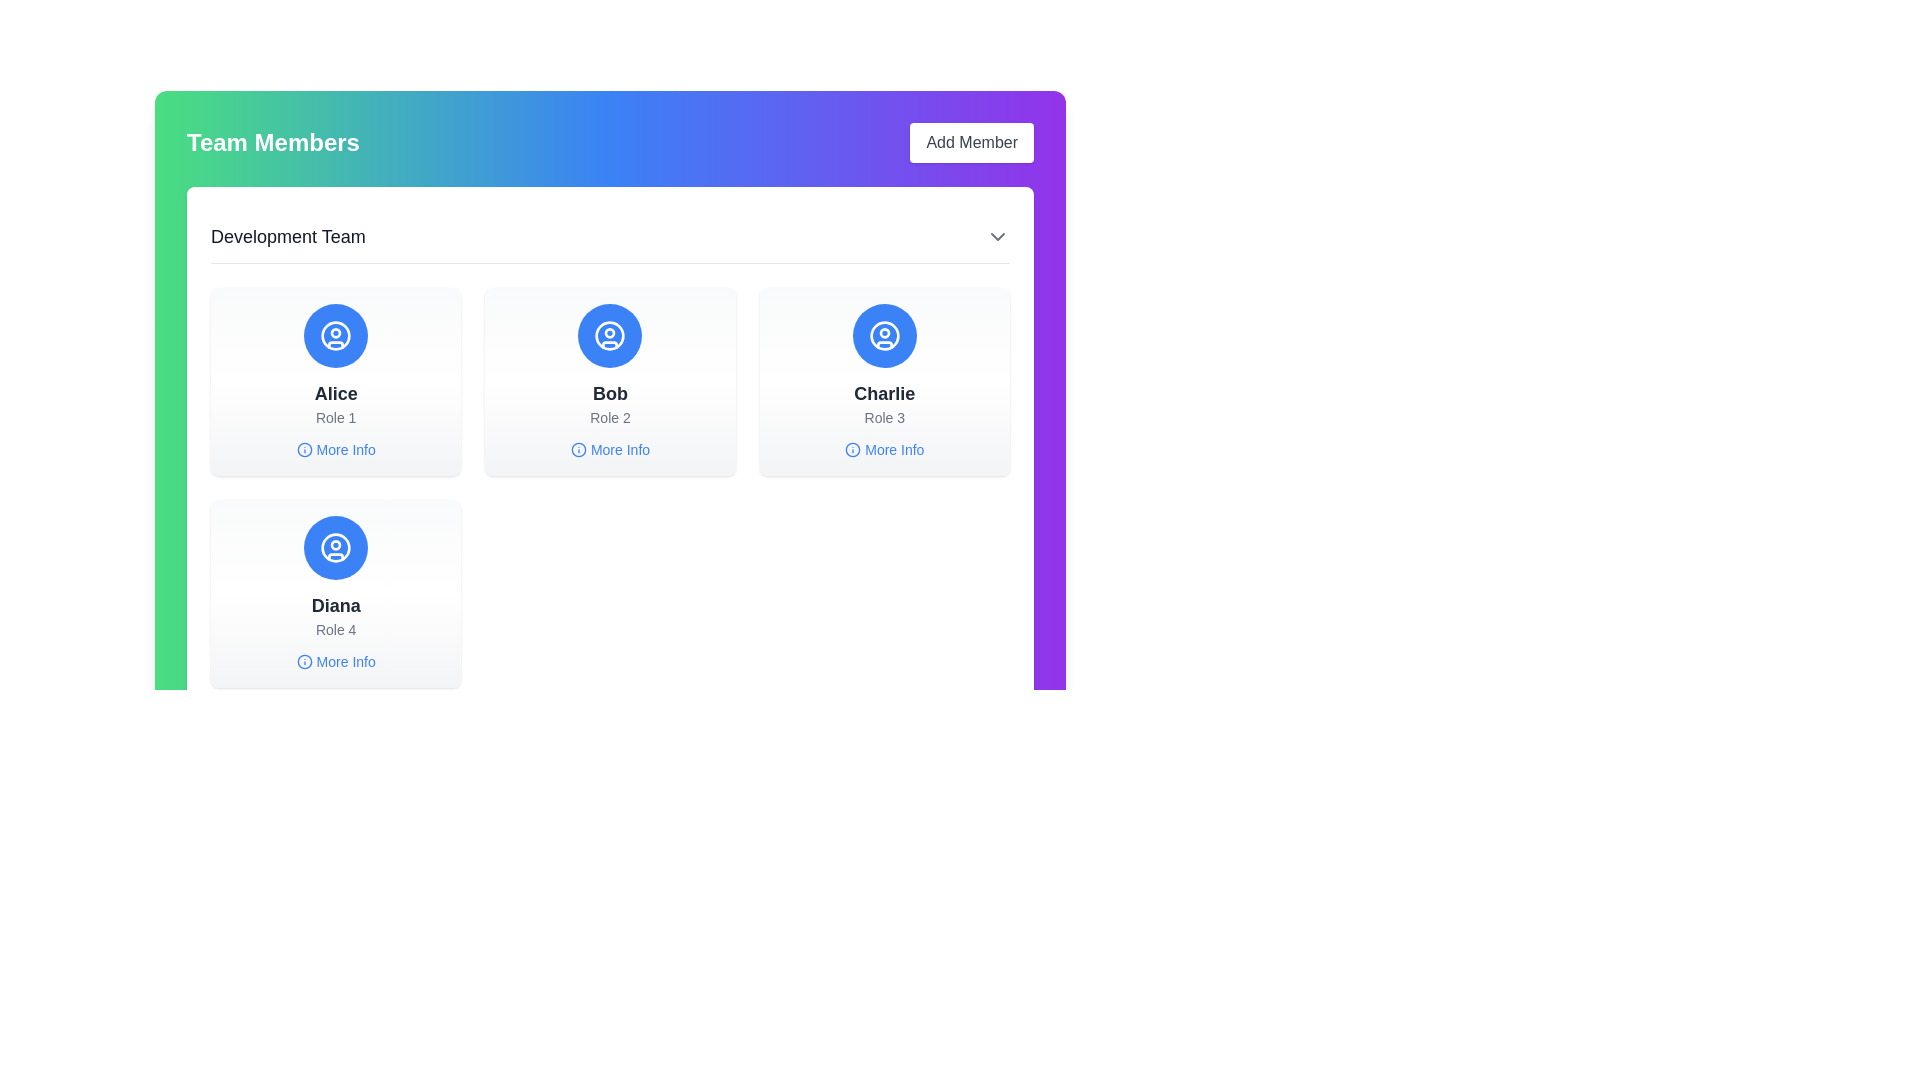 This screenshot has width=1920, height=1080. Describe the element at coordinates (336, 334) in the screenshot. I see `the user silhouette icon within the blue circular button located in the 'Alice, Role 1' card in the 'Development Team' section` at that location.